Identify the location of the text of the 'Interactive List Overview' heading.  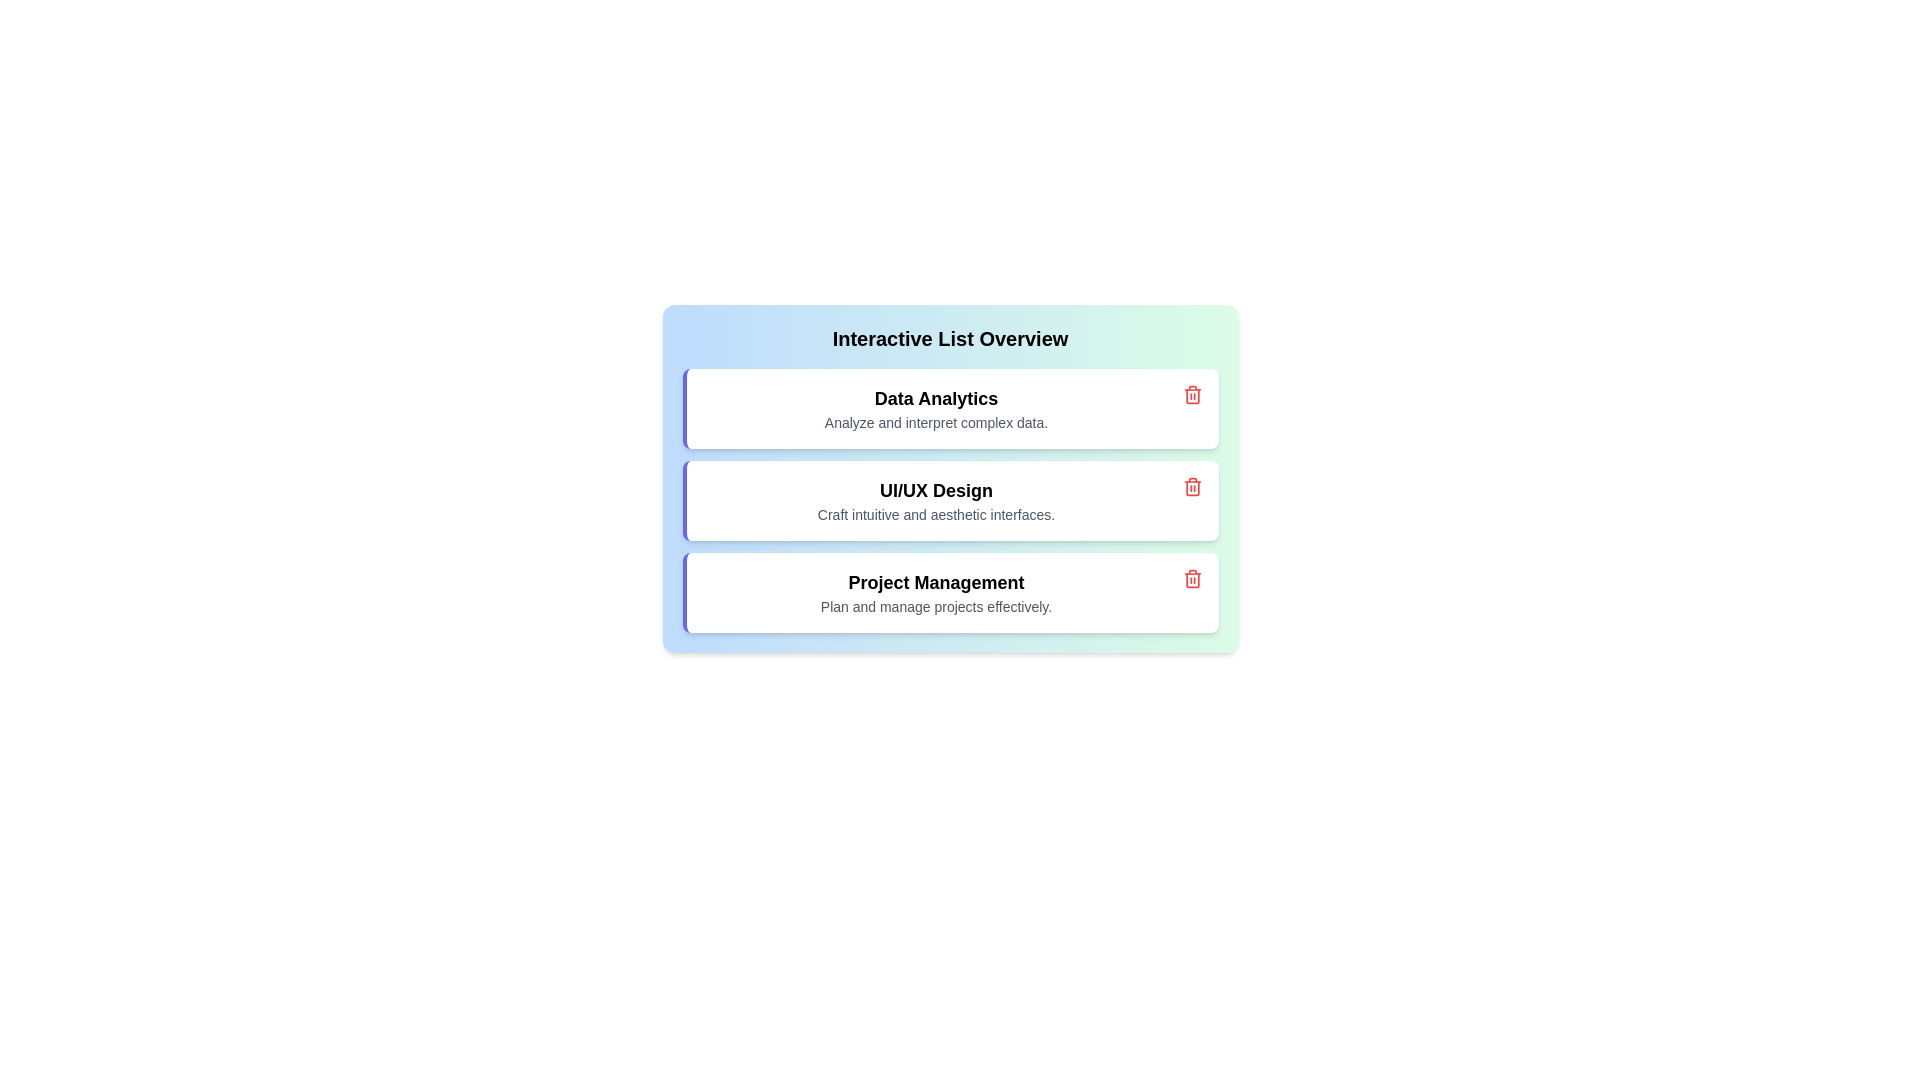
(949, 338).